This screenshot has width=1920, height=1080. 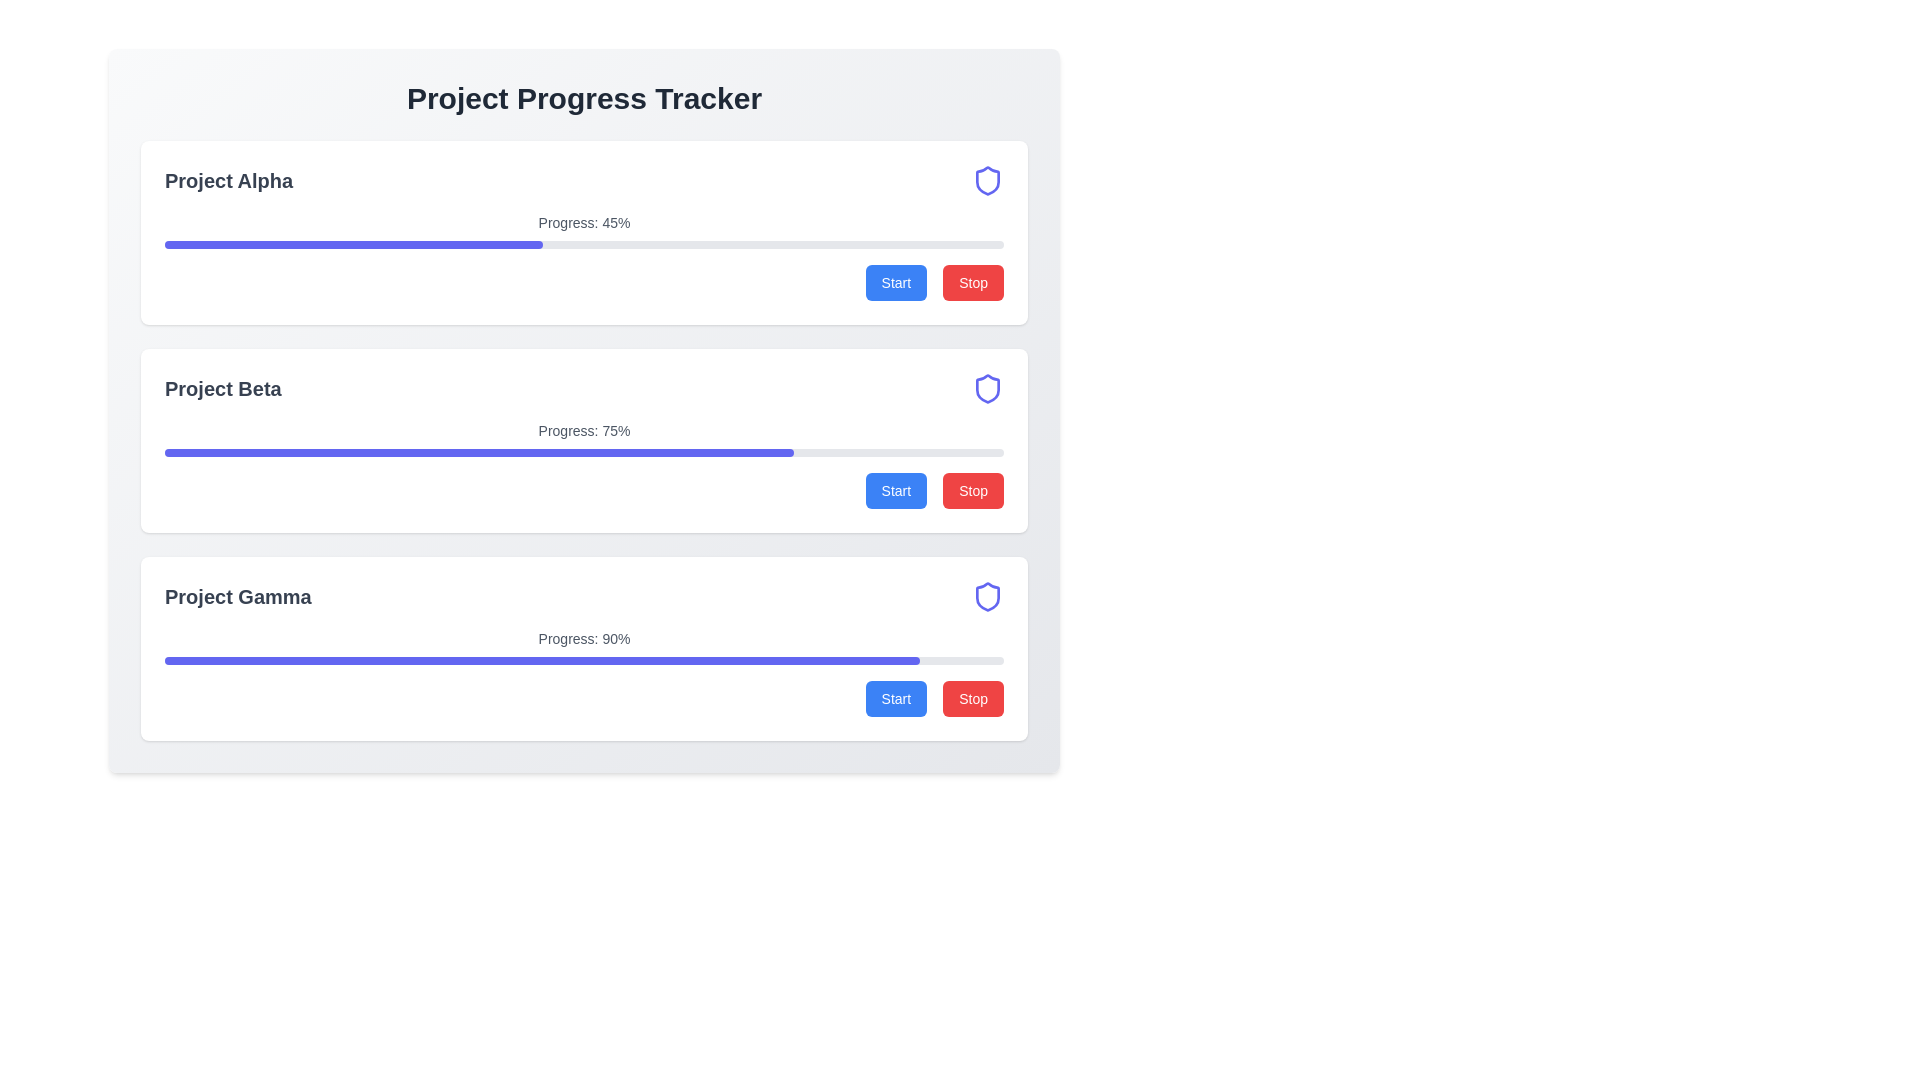 What do you see at coordinates (988, 389) in the screenshot?
I see `the shield icon with a blue border and white interior located in the top-right corner of the 'Project Beta' section in the project progress tracker UI` at bounding box center [988, 389].